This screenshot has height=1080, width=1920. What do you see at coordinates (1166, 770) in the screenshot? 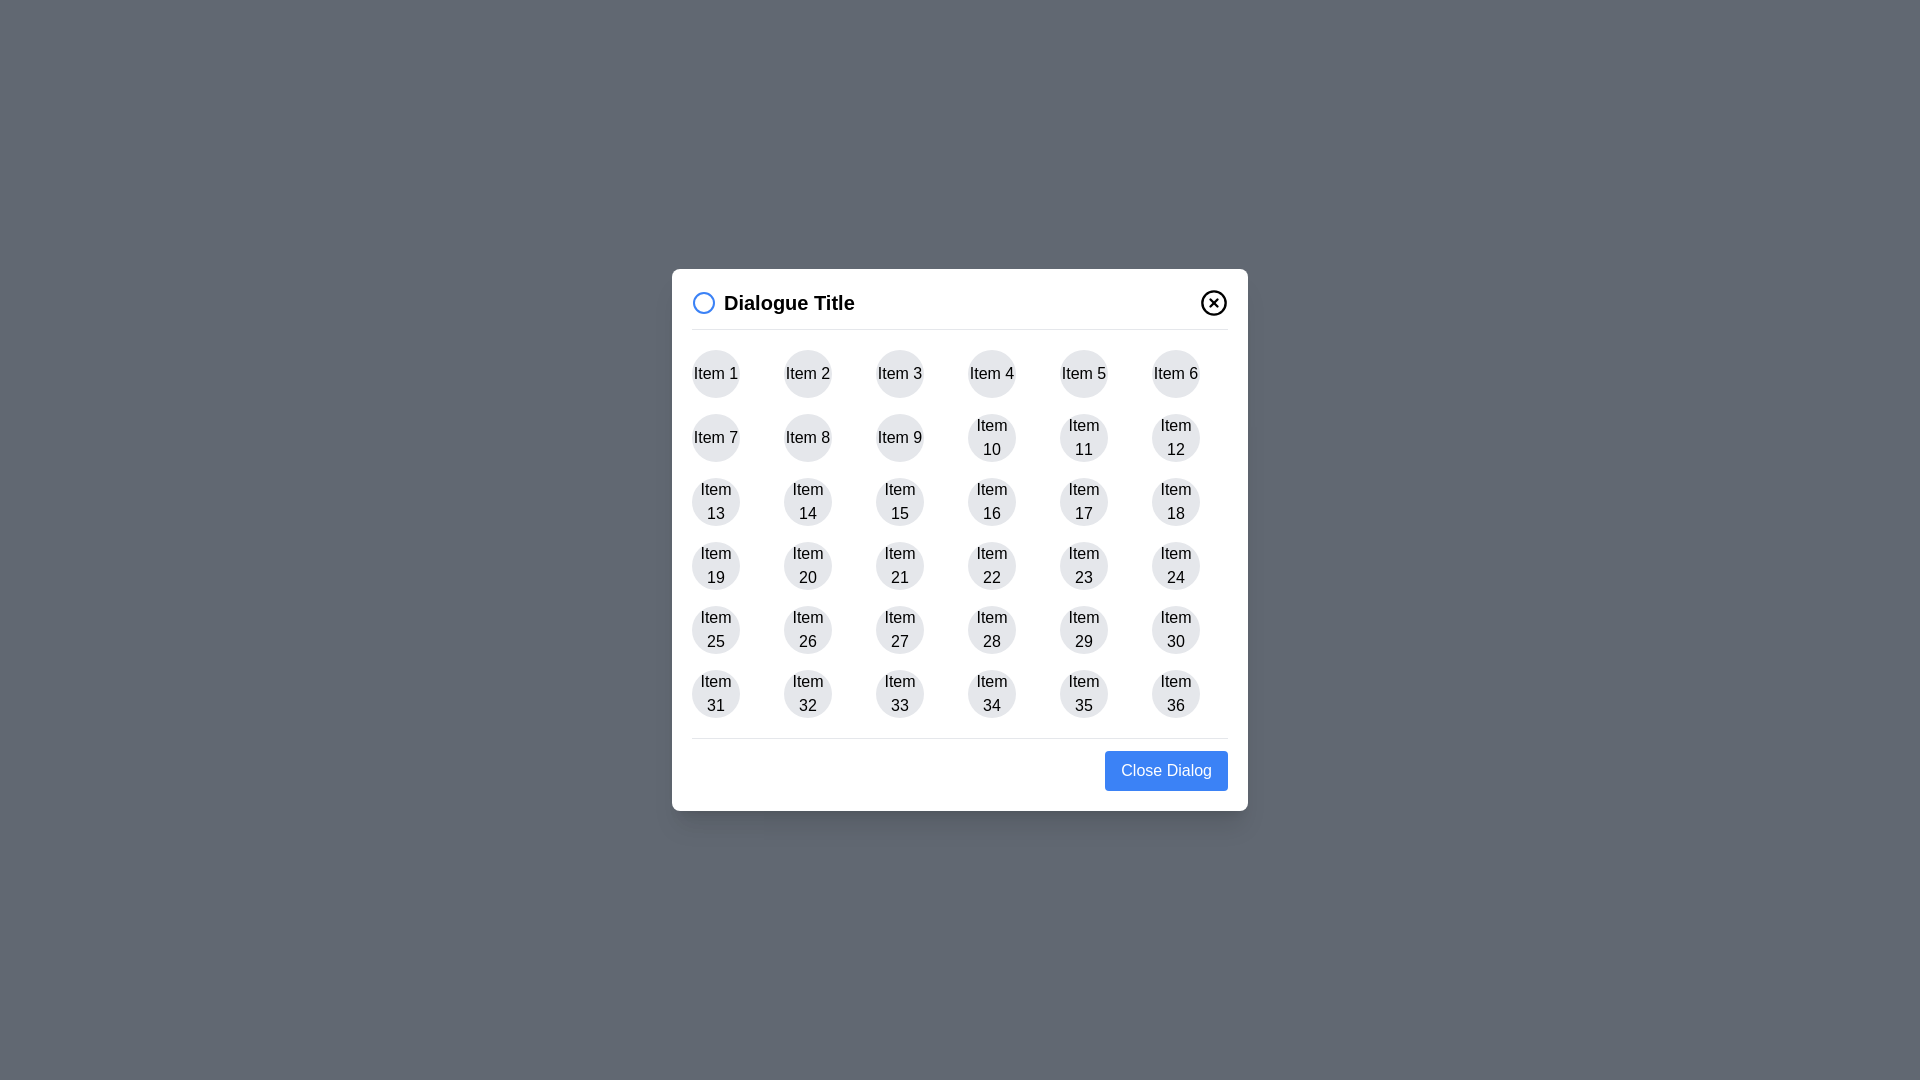
I see `the 'Close Dialog' button to close the dialog` at bounding box center [1166, 770].